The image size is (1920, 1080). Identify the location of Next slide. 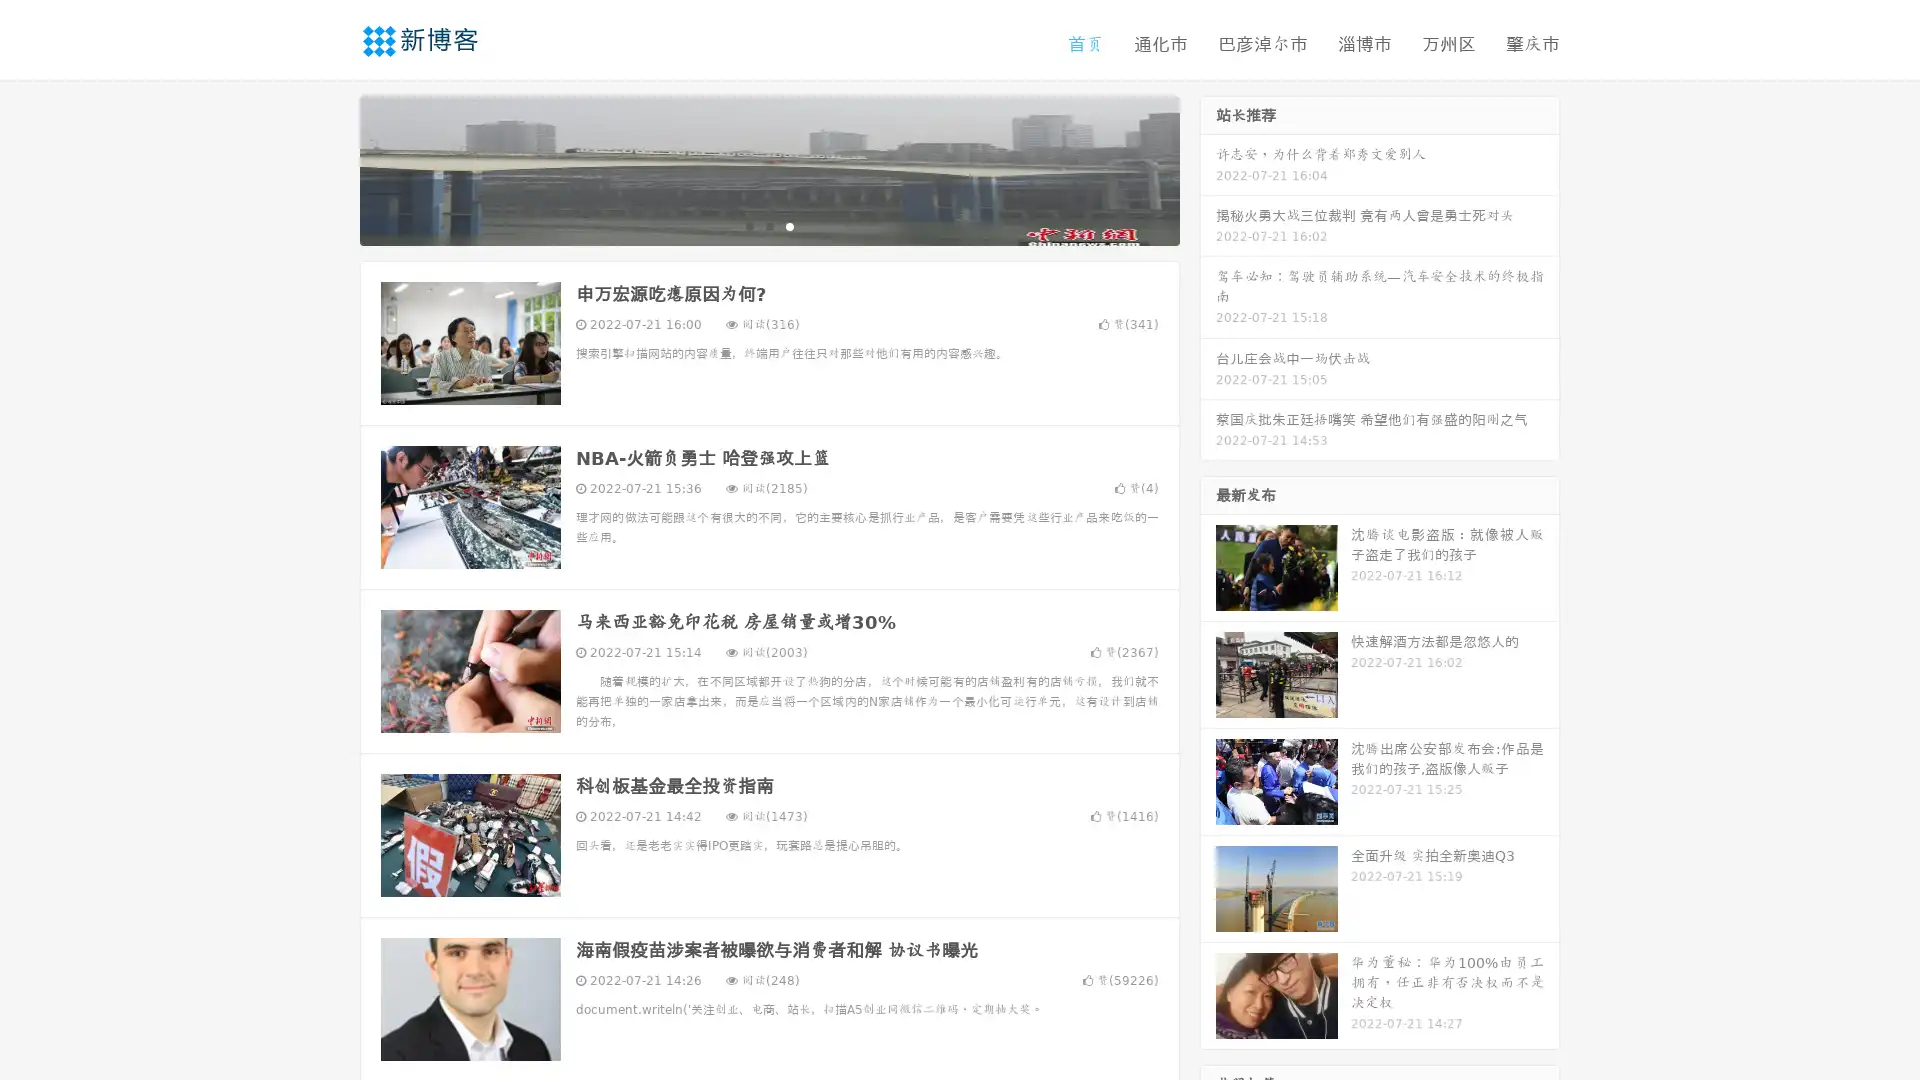
(1208, 168).